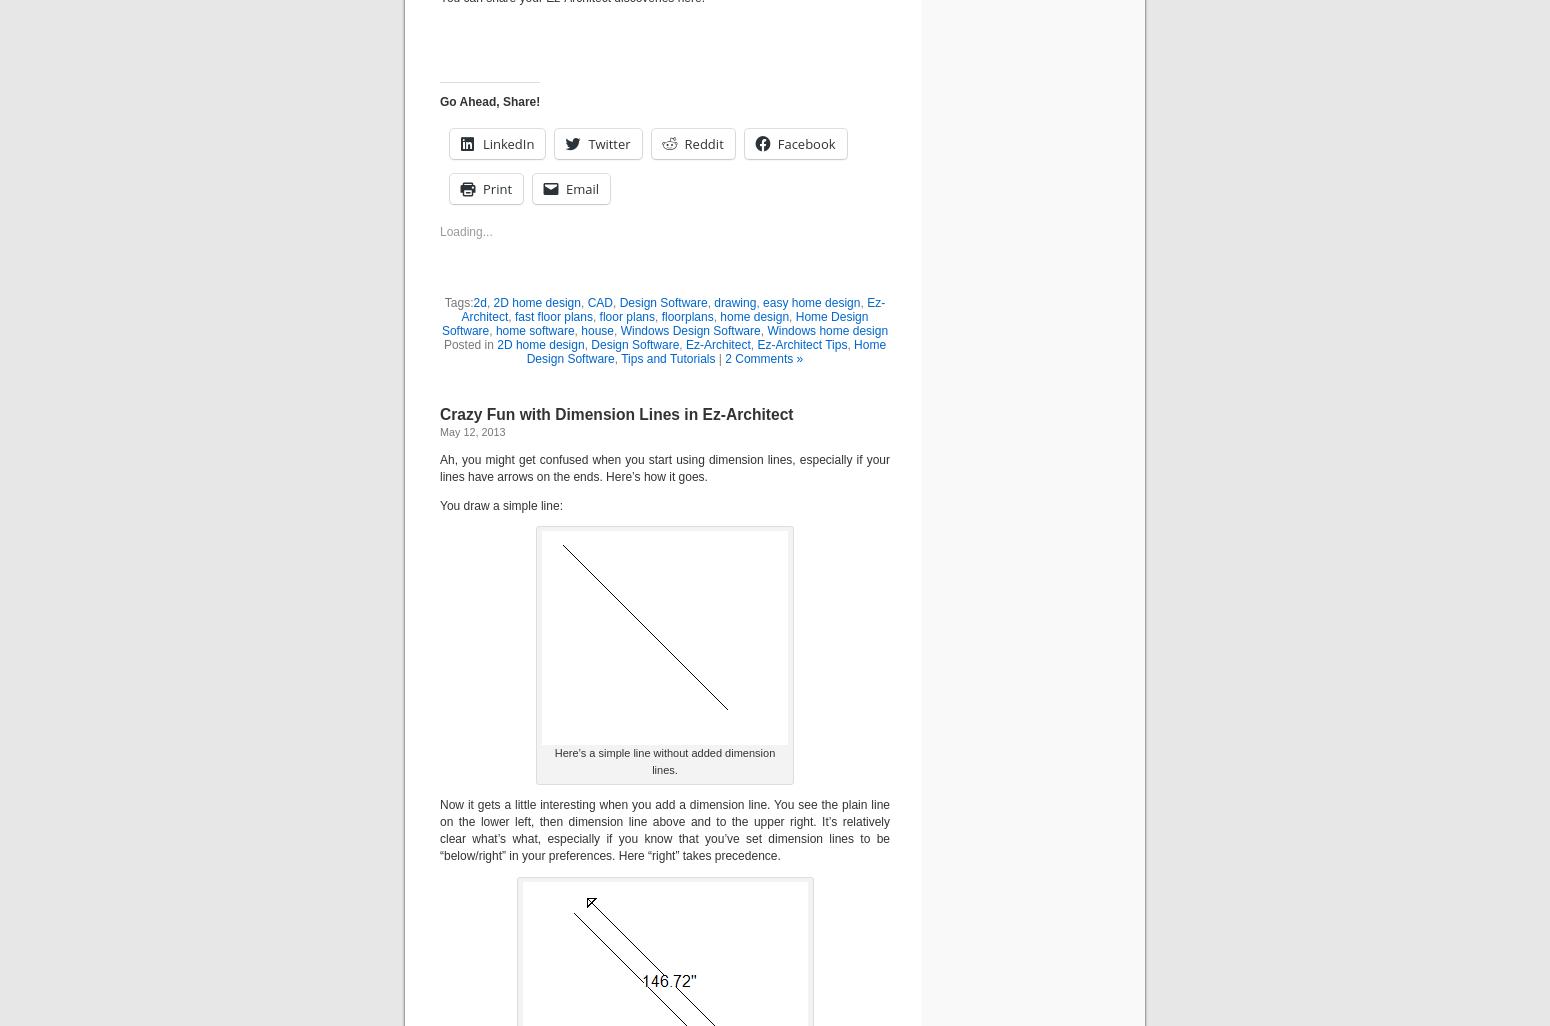  I want to click on 'LinkedIn', so click(507, 143).